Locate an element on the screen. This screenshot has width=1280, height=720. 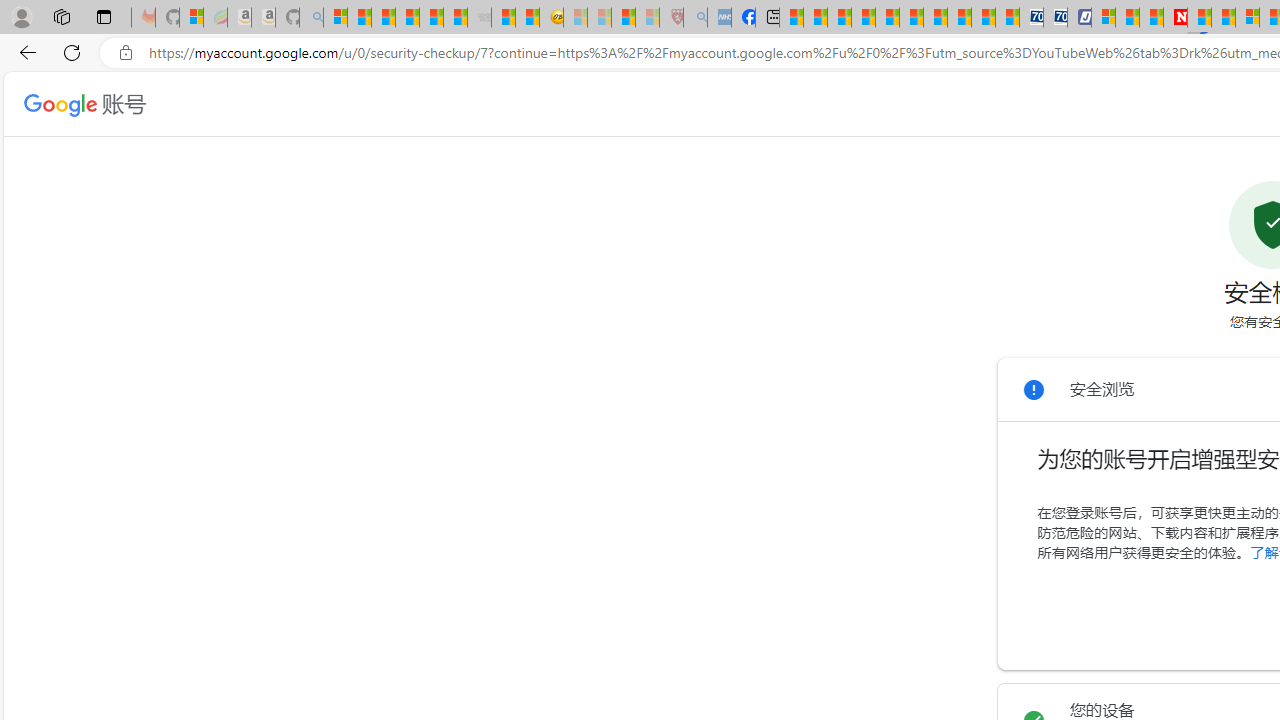
'Combat Siege - Sleeping' is located at coordinates (480, 17).